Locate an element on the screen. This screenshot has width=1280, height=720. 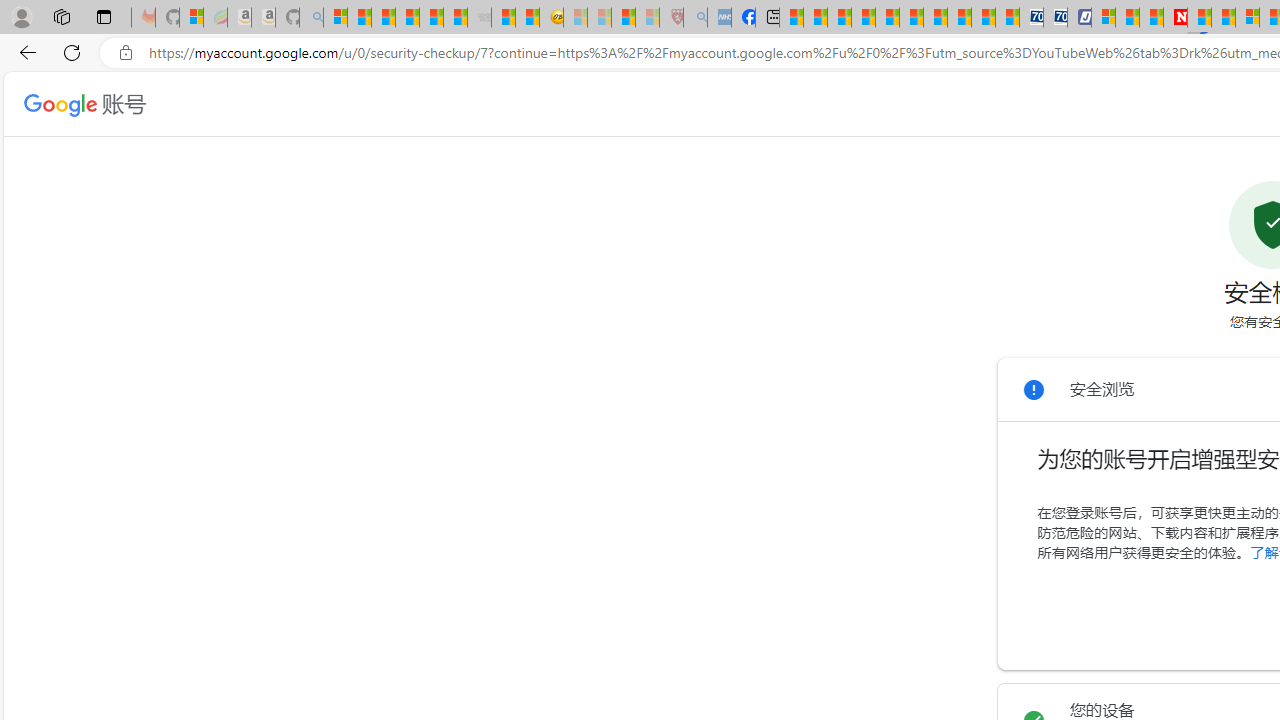
'Combat Siege - Sleeping' is located at coordinates (480, 17).